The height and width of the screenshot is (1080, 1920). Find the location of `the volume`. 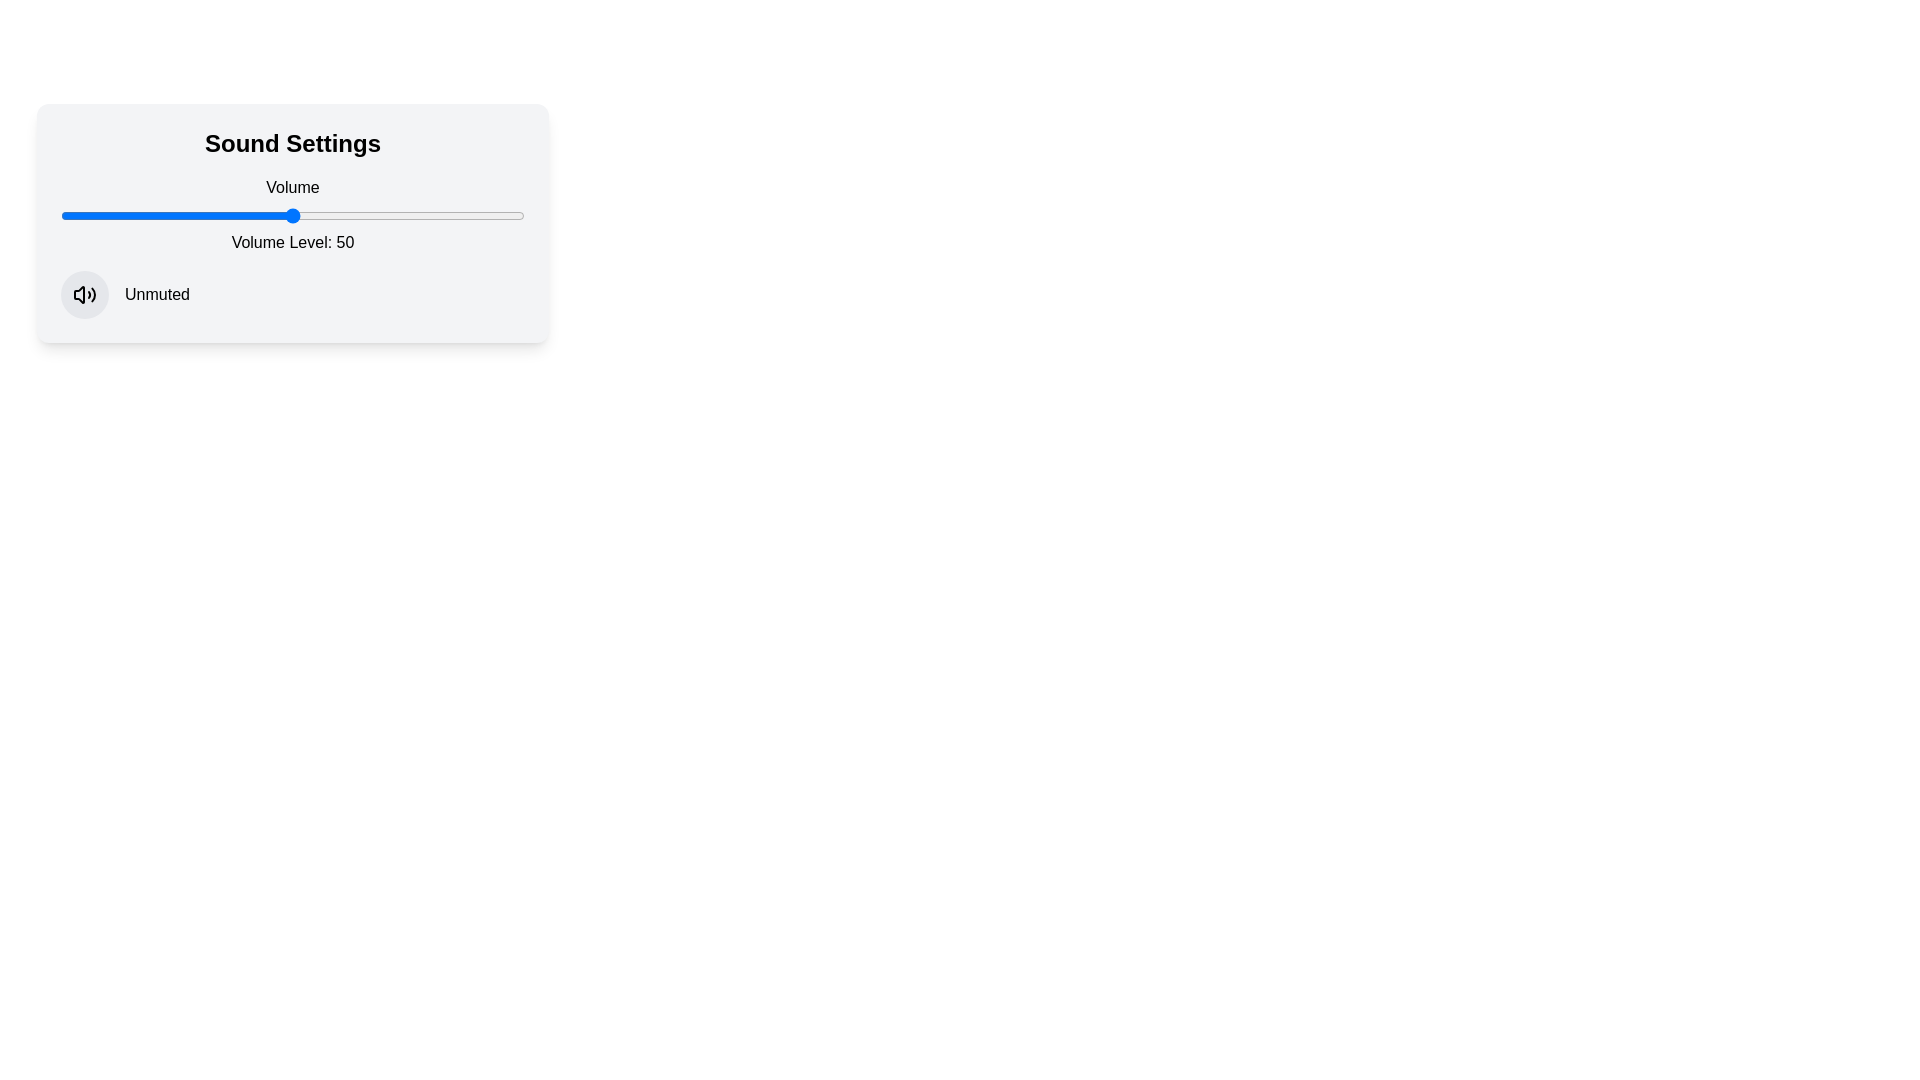

the volume is located at coordinates (515, 216).